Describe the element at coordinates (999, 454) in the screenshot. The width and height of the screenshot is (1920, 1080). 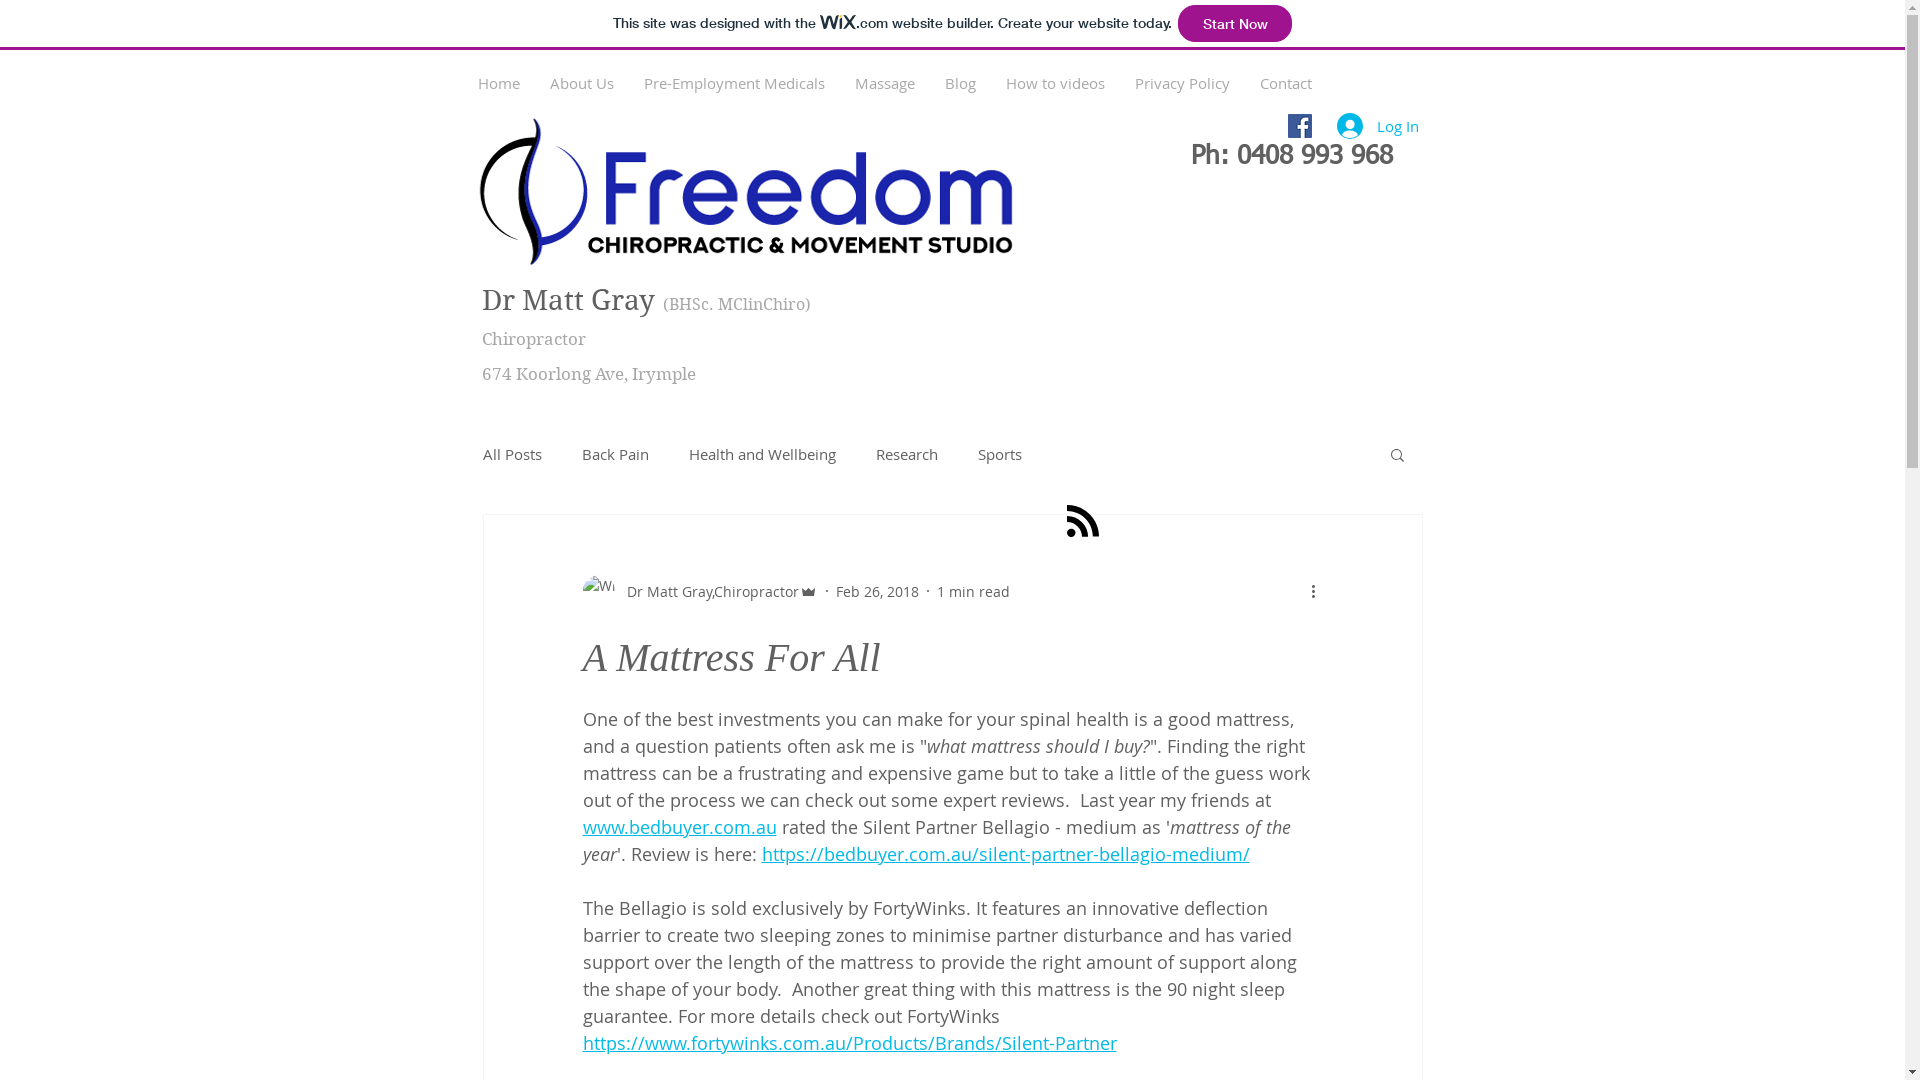
I see `'Sports'` at that location.